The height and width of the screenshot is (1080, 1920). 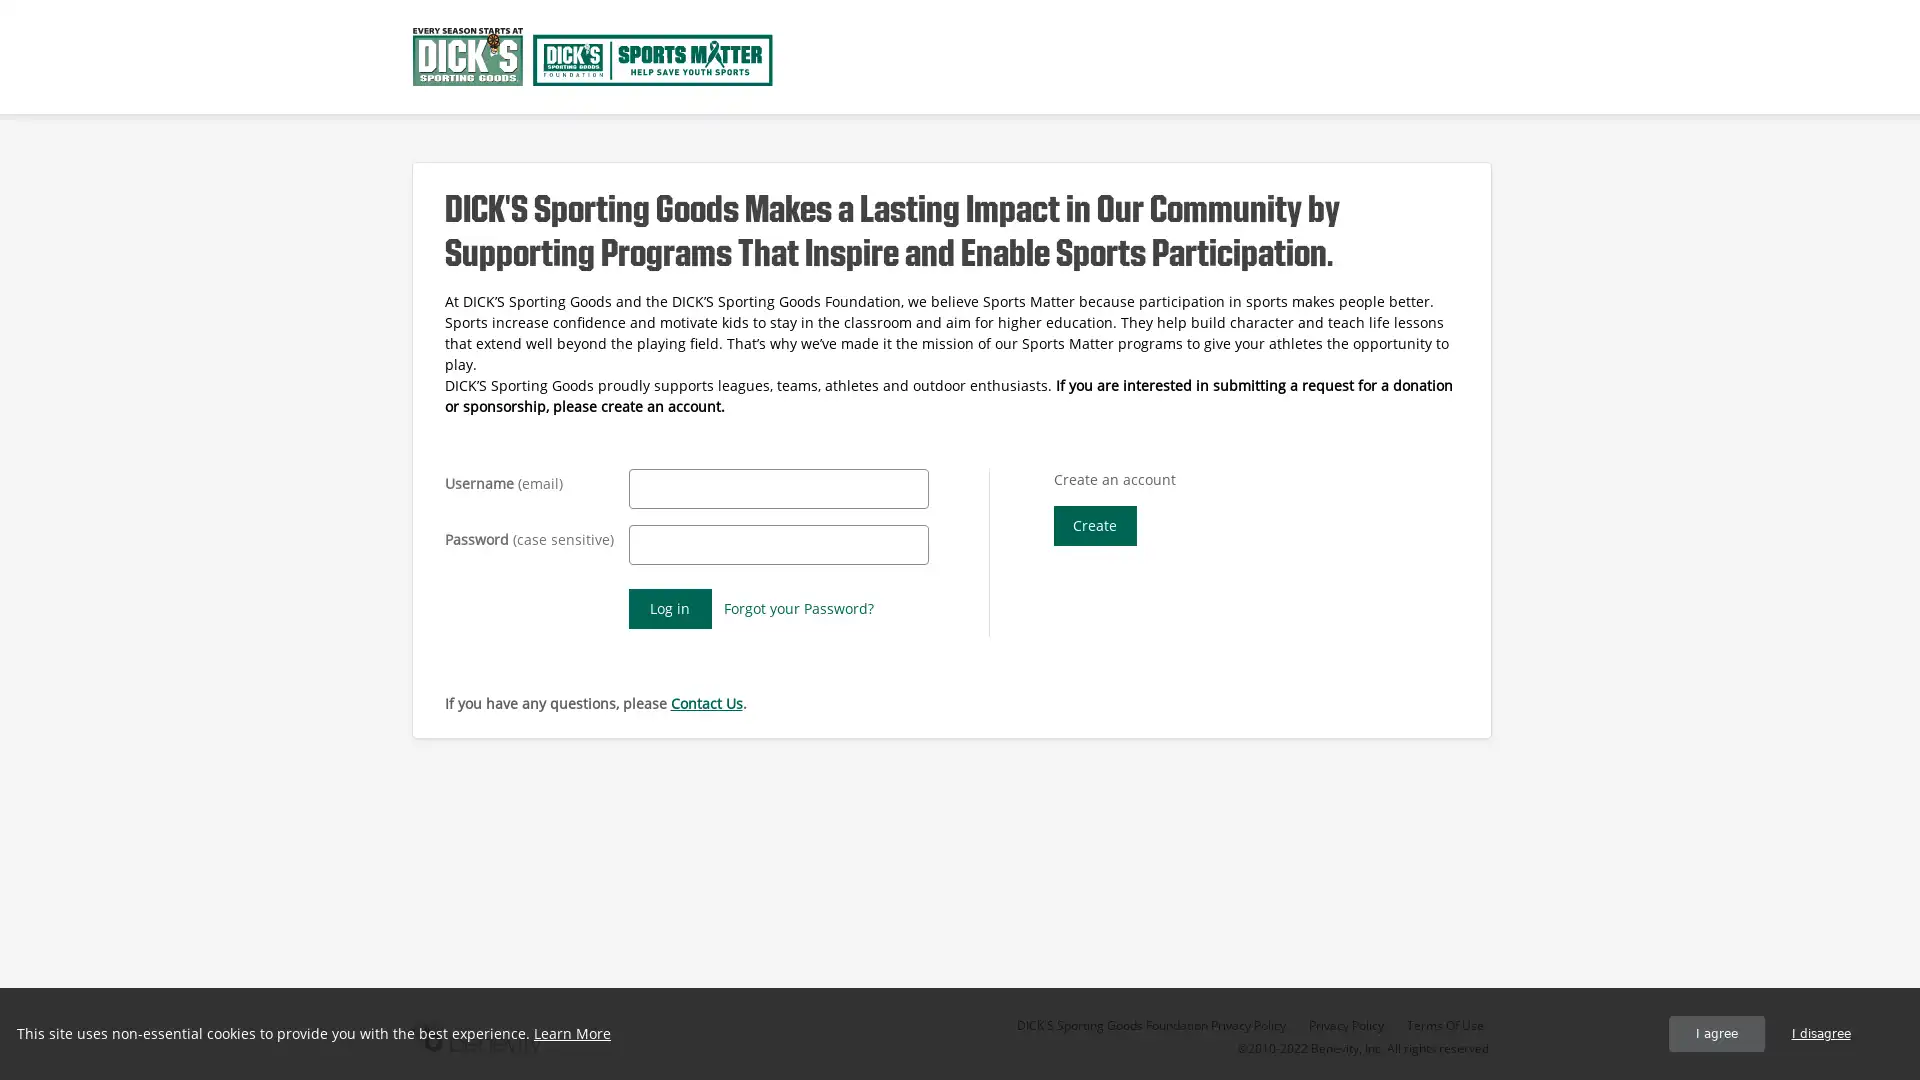 I want to click on I disagree, so click(x=1820, y=1033).